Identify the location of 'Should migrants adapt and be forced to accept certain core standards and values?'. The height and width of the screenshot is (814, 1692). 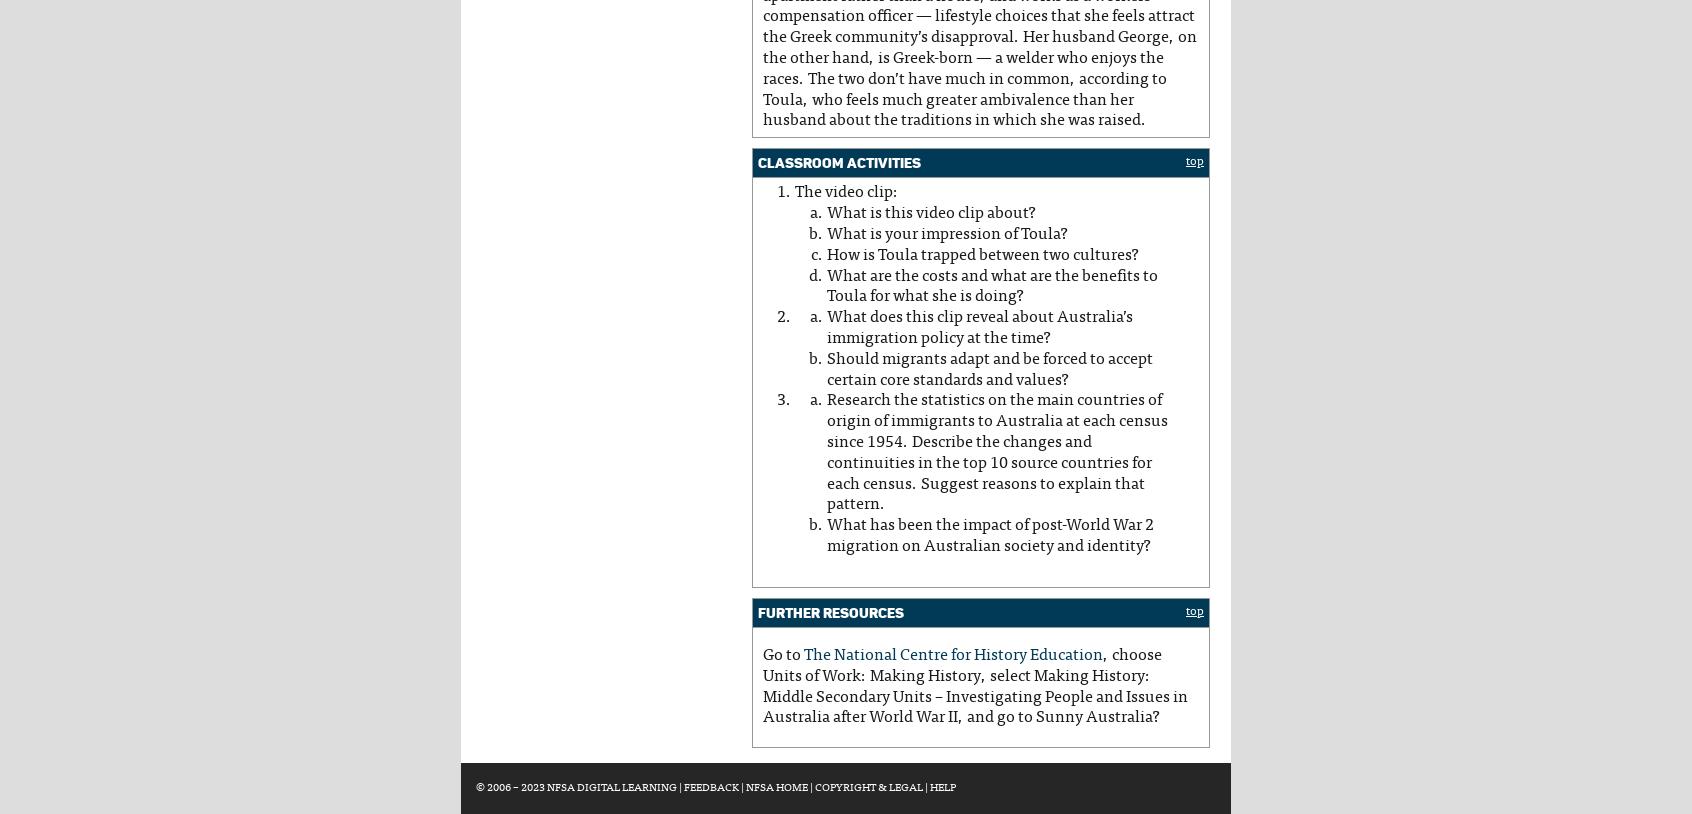
(988, 369).